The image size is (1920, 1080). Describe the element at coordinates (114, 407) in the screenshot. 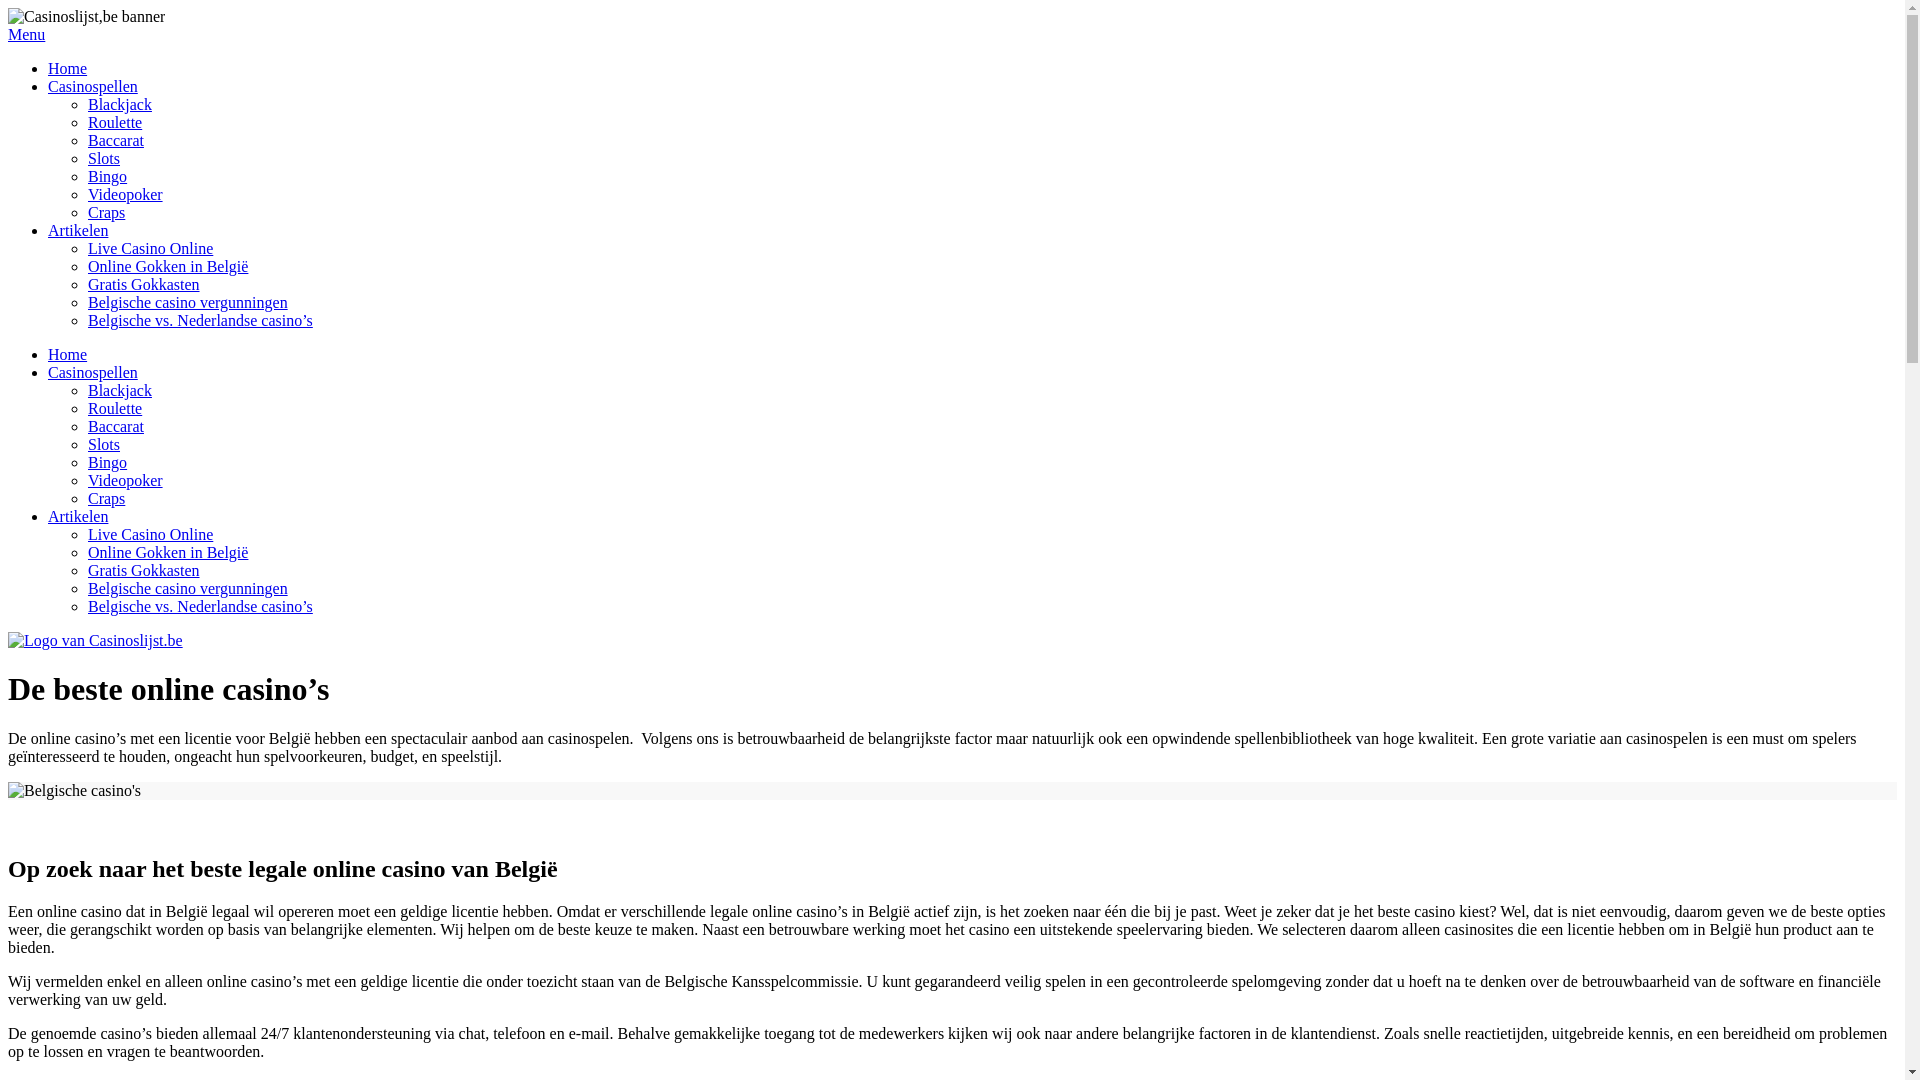

I see `'Roulette'` at that location.